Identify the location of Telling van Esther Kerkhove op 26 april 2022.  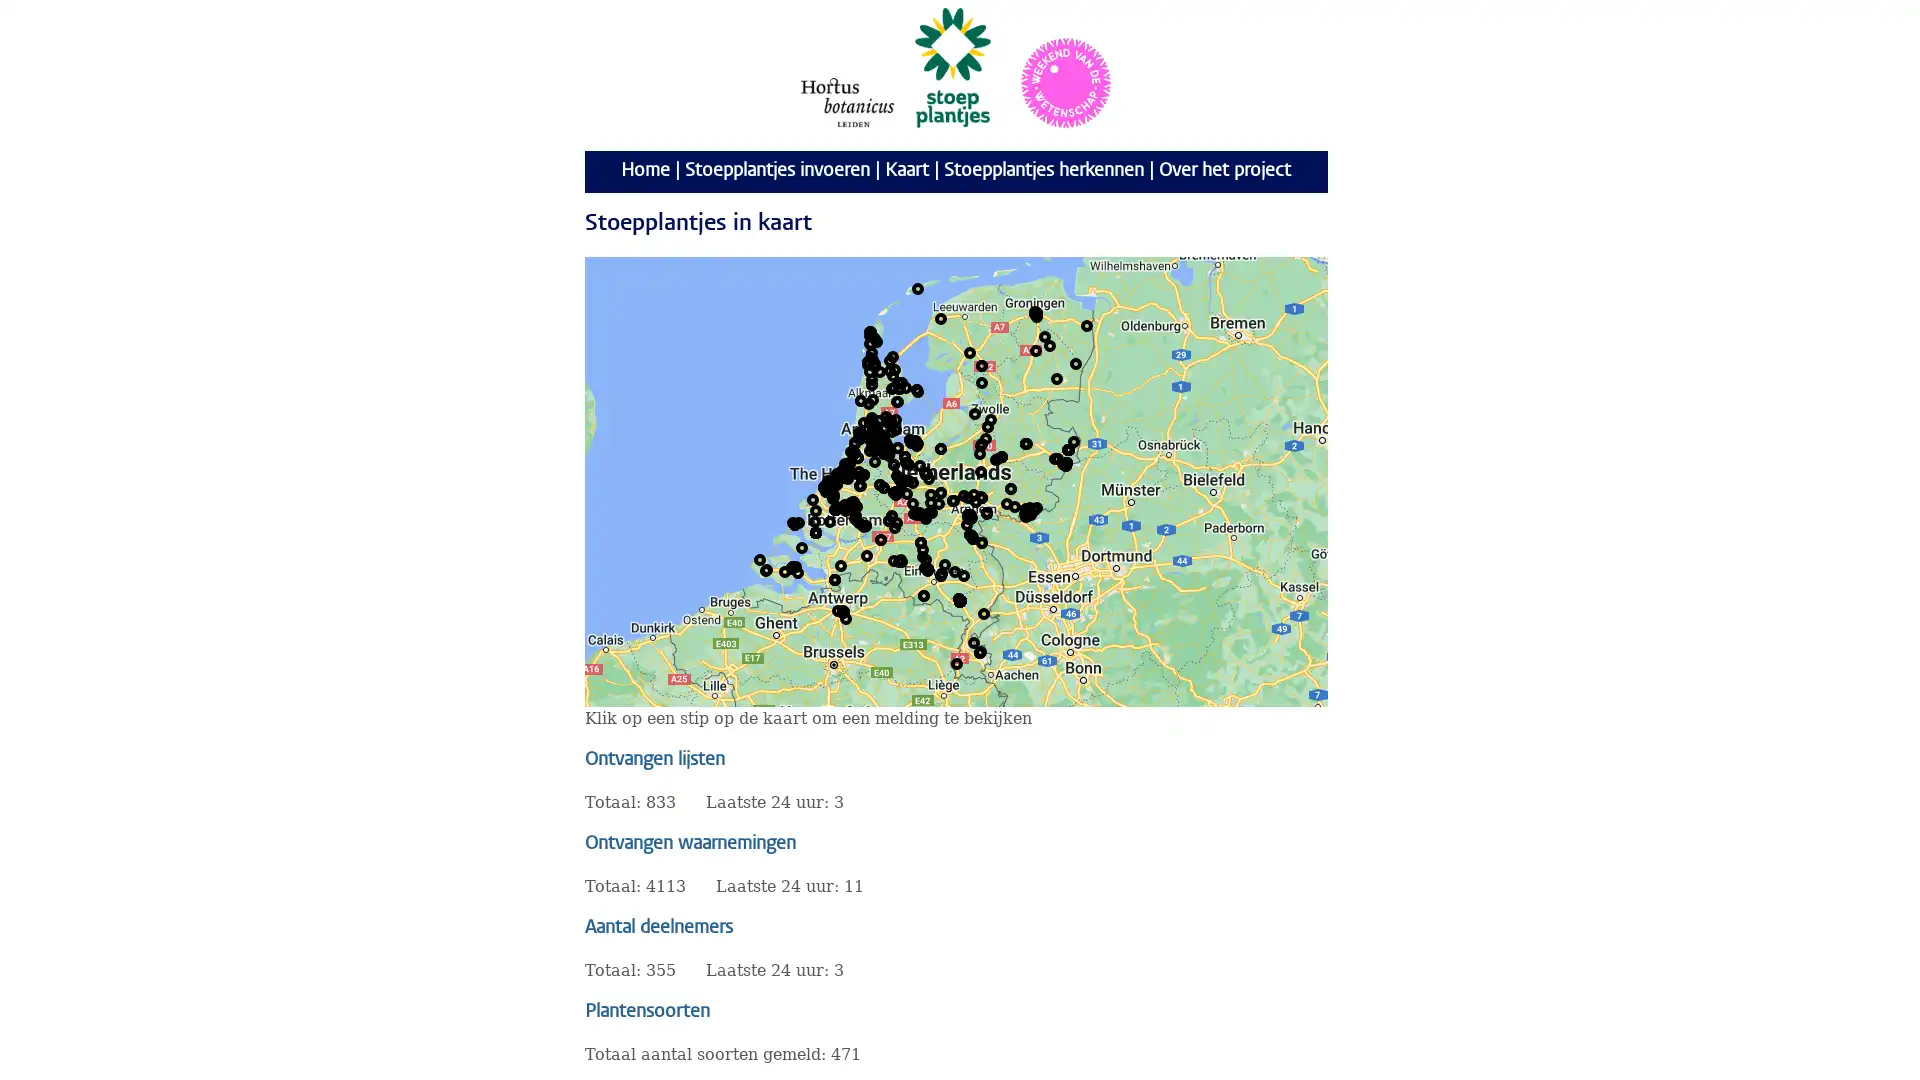
(849, 473).